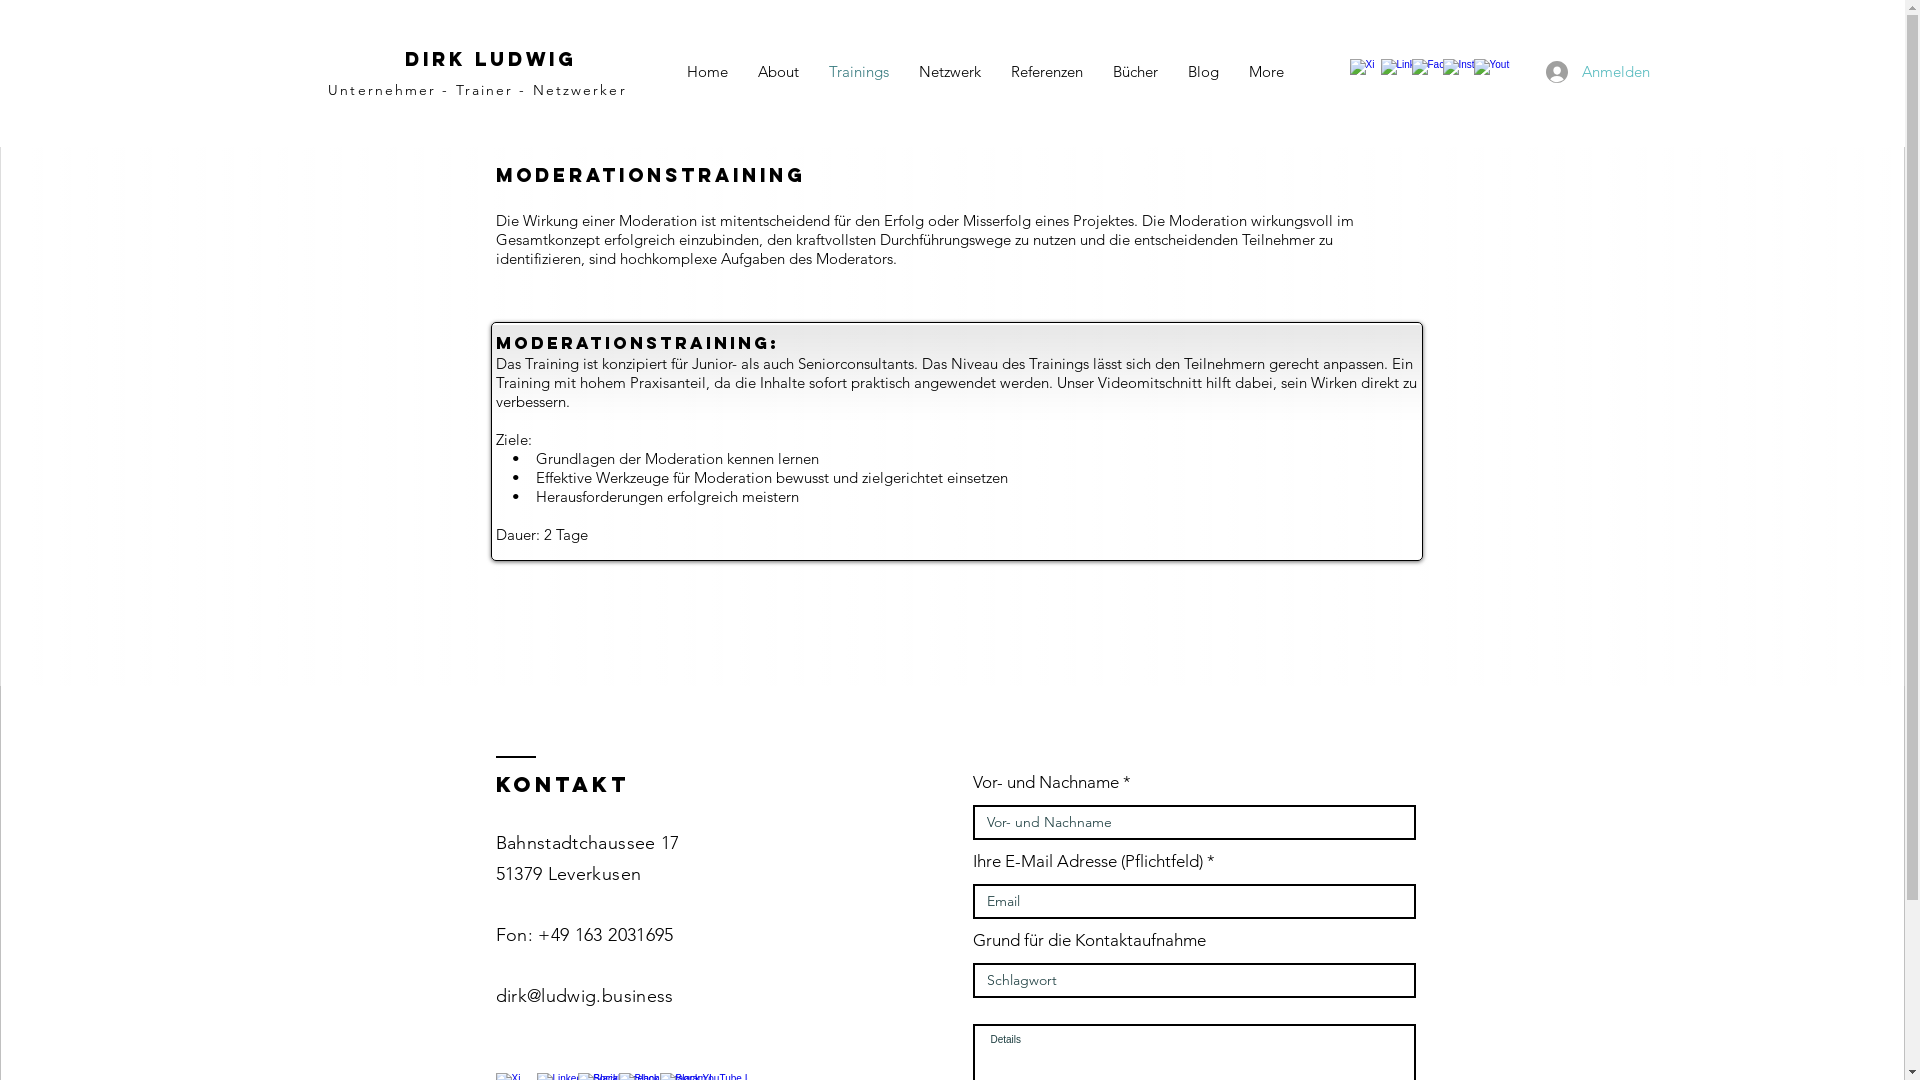 The height and width of the screenshot is (1080, 1920). What do you see at coordinates (1045, 71) in the screenshot?
I see `'Referenzen'` at bounding box center [1045, 71].